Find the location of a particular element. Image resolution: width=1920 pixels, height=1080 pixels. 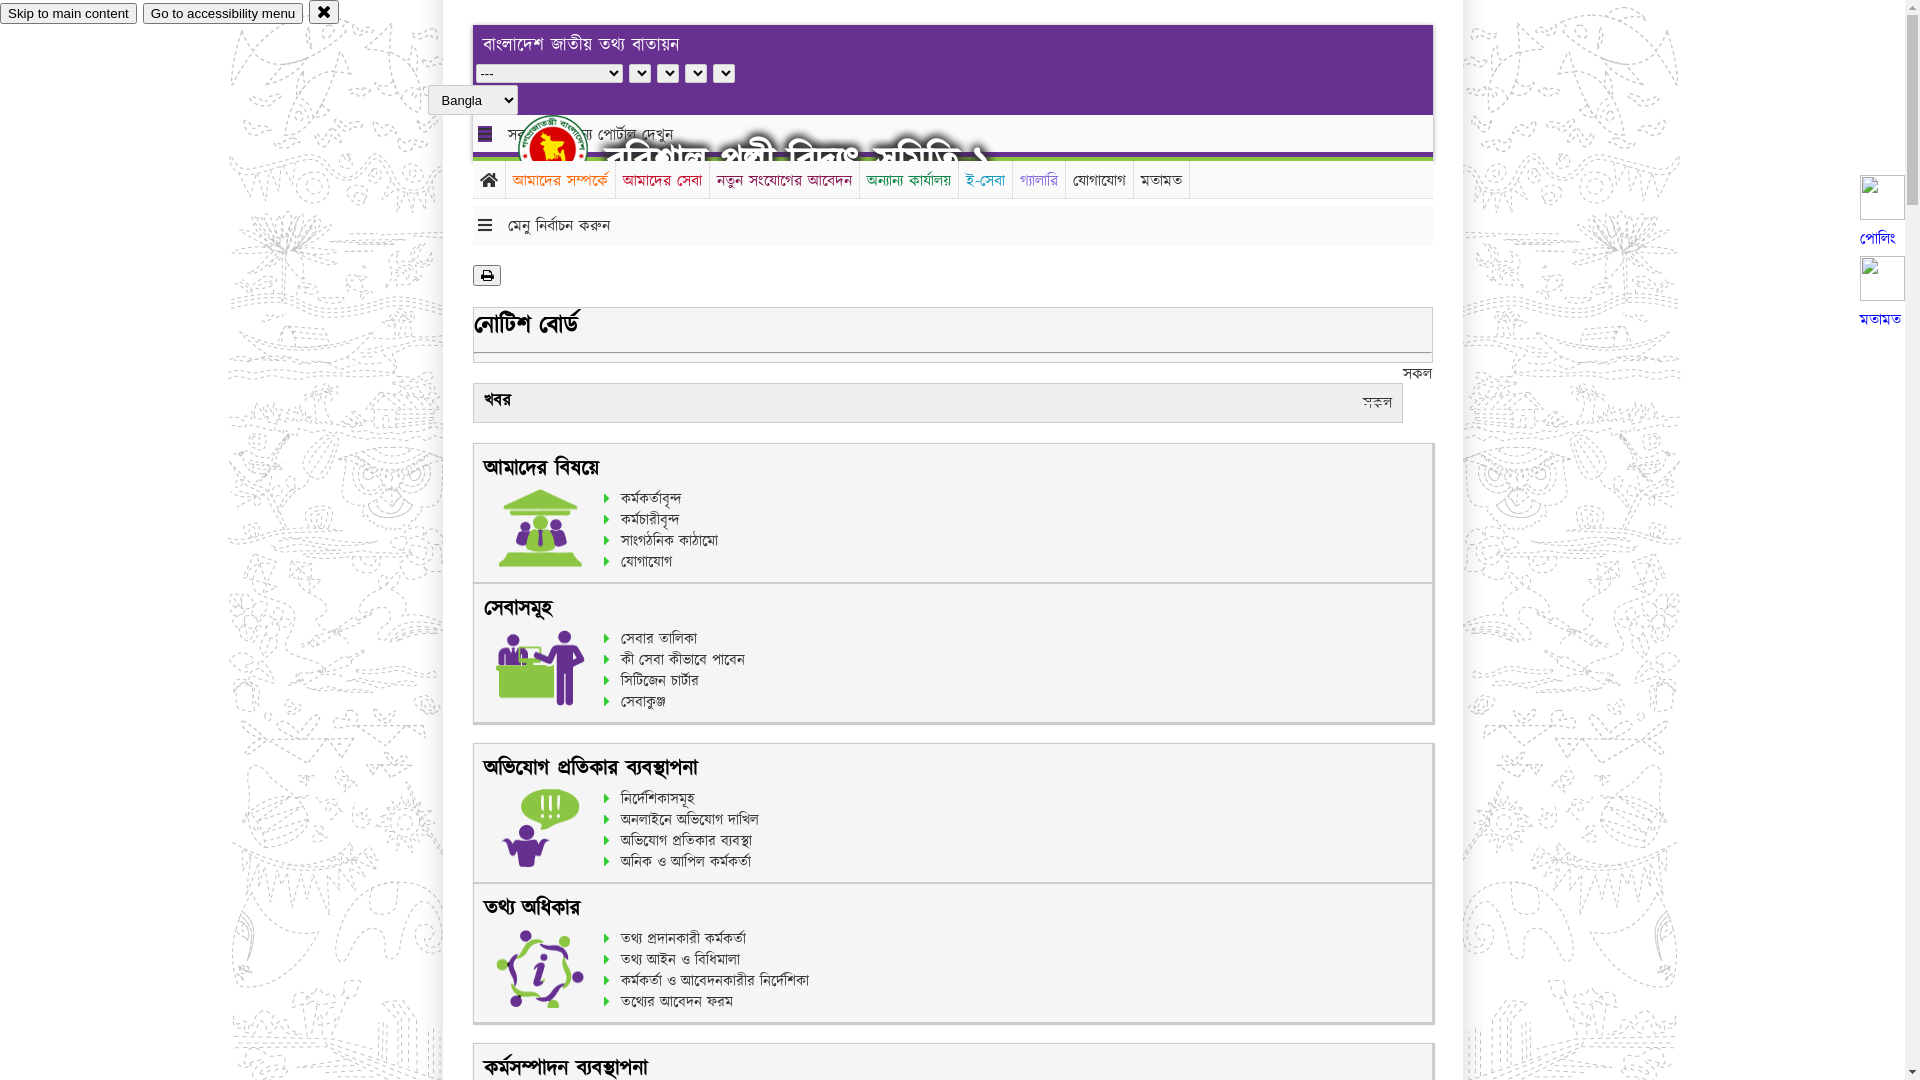

'Skip to main content' is located at coordinates (0, 13).